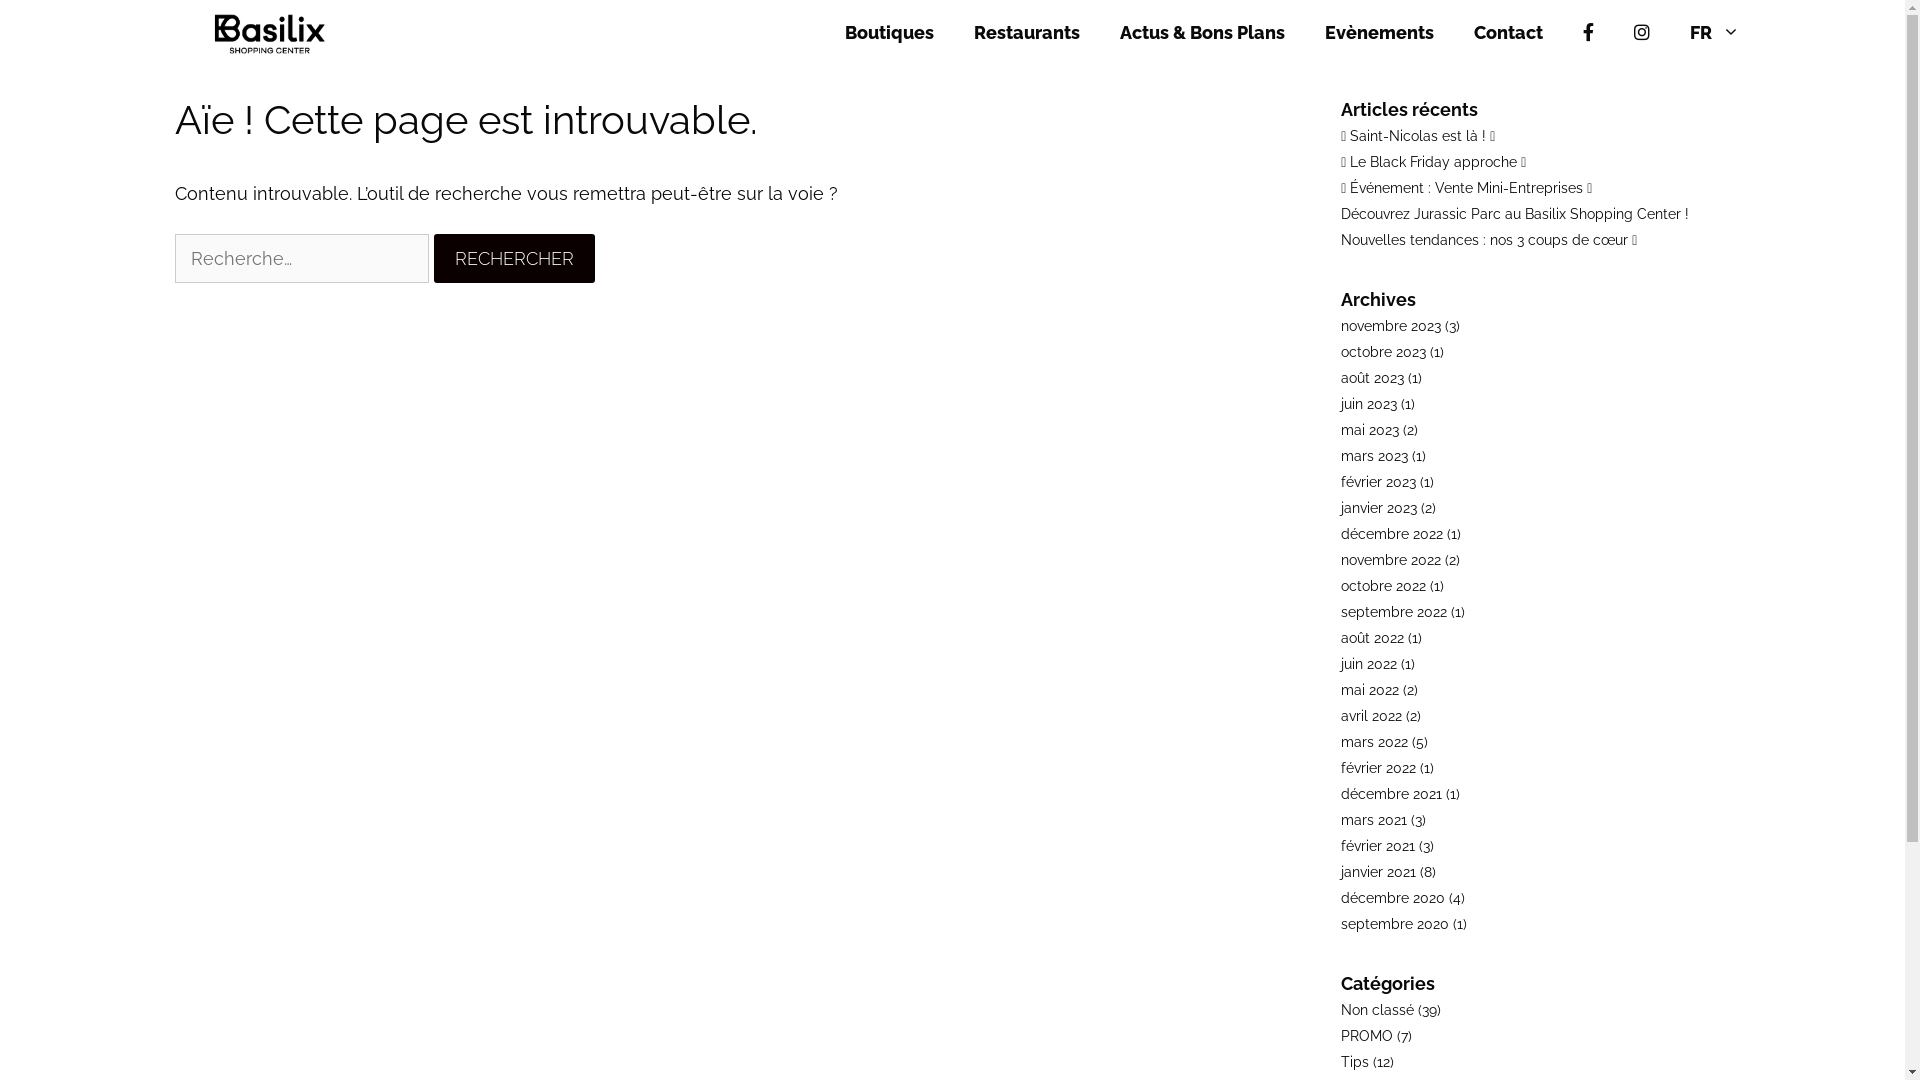  What do you see at coordinates (1368, 428) in the screenshot?
I see `'mai 2023'` at bounding box center [1368, 428].